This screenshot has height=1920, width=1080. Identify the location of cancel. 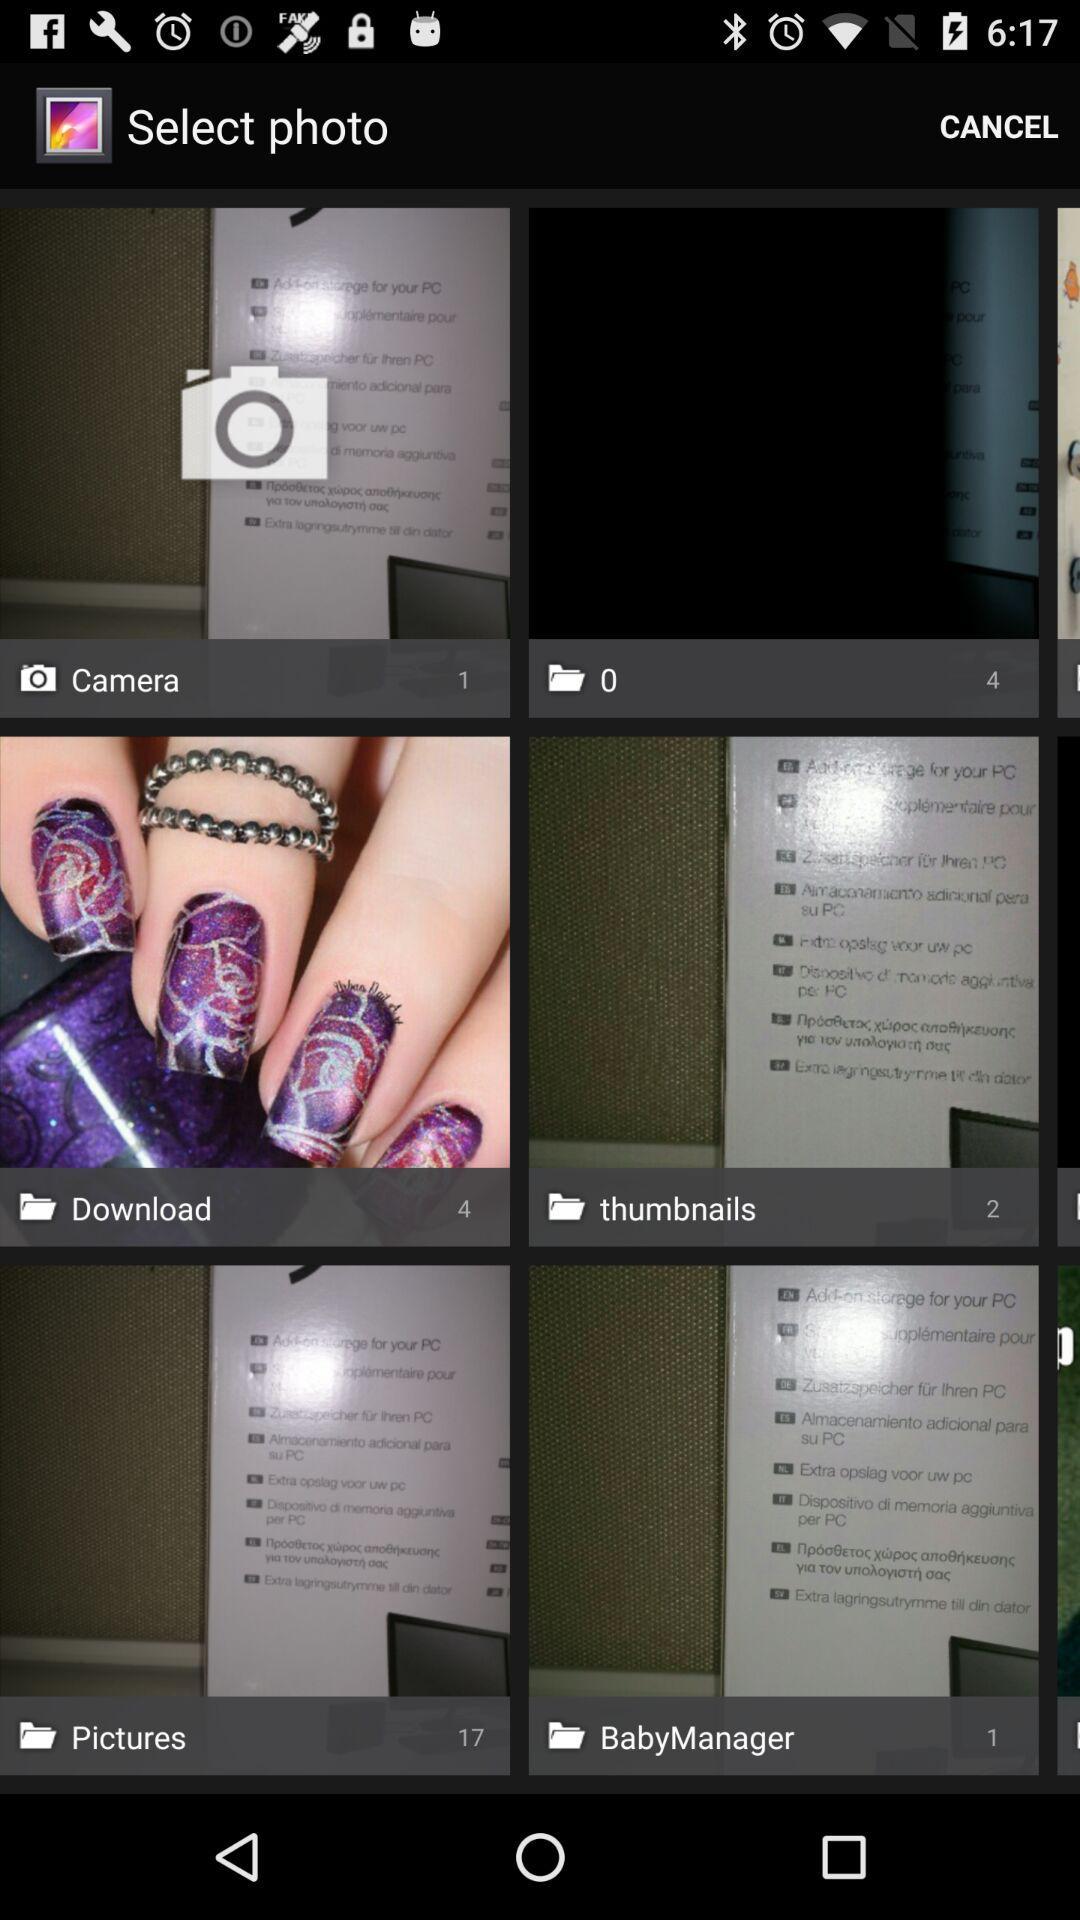
(999, 124).